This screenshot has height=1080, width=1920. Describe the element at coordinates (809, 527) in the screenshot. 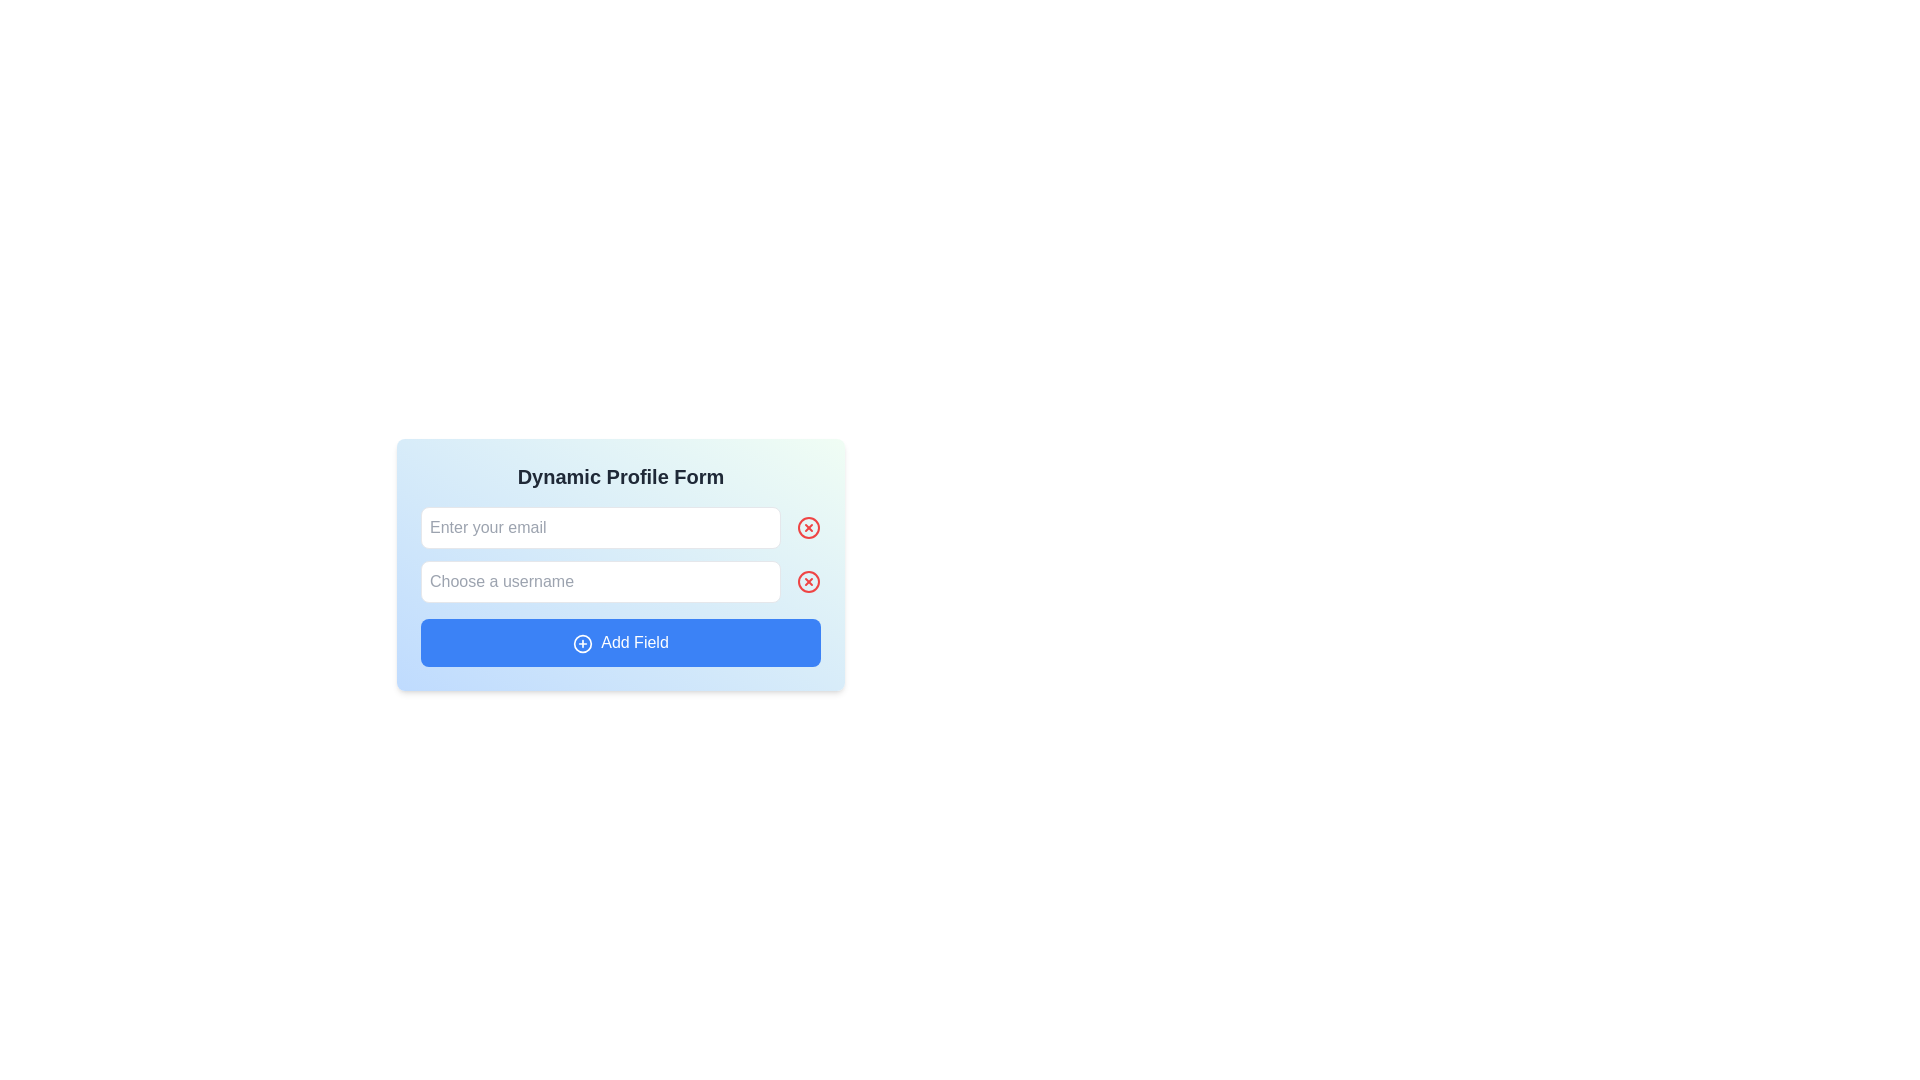

I see `the Decorative SVG component located in the top-right corner of the input field labeled 'Enter your email', which contributes to the visual composition of the clear field icon` at that location.